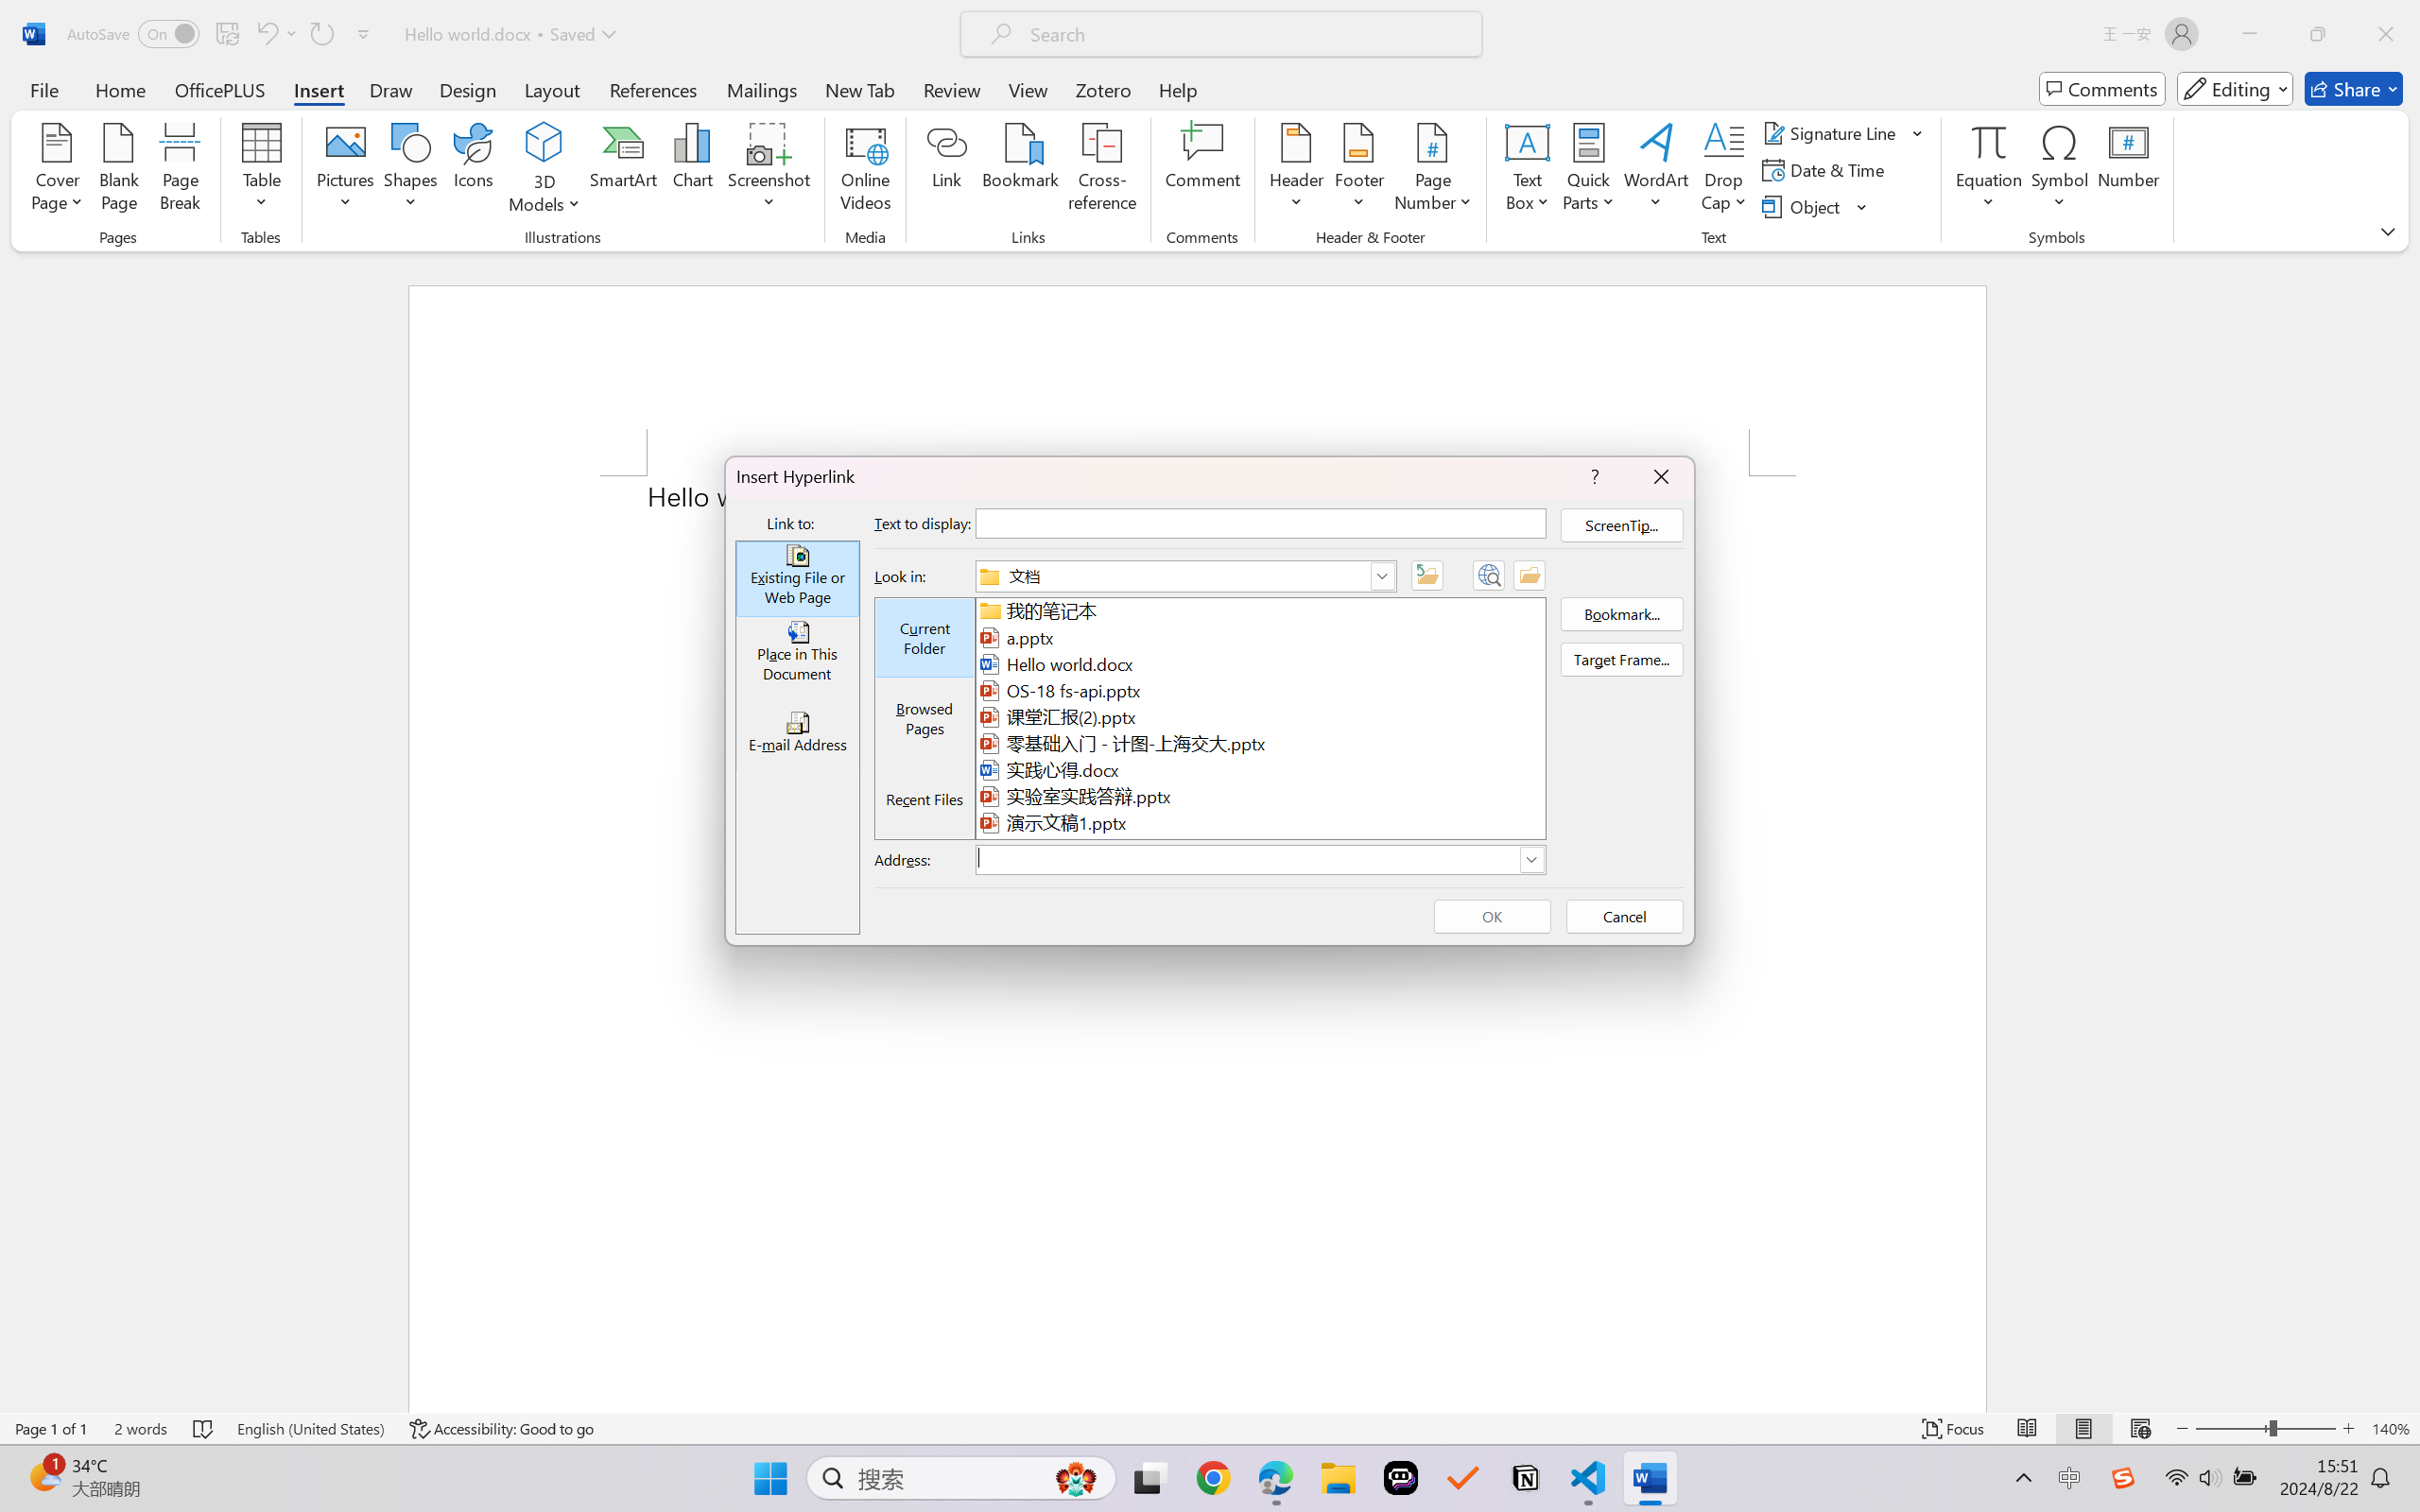 This screenshot has width=2420, height=1512. I want to click on 'Cancel', so click(1625, 916).